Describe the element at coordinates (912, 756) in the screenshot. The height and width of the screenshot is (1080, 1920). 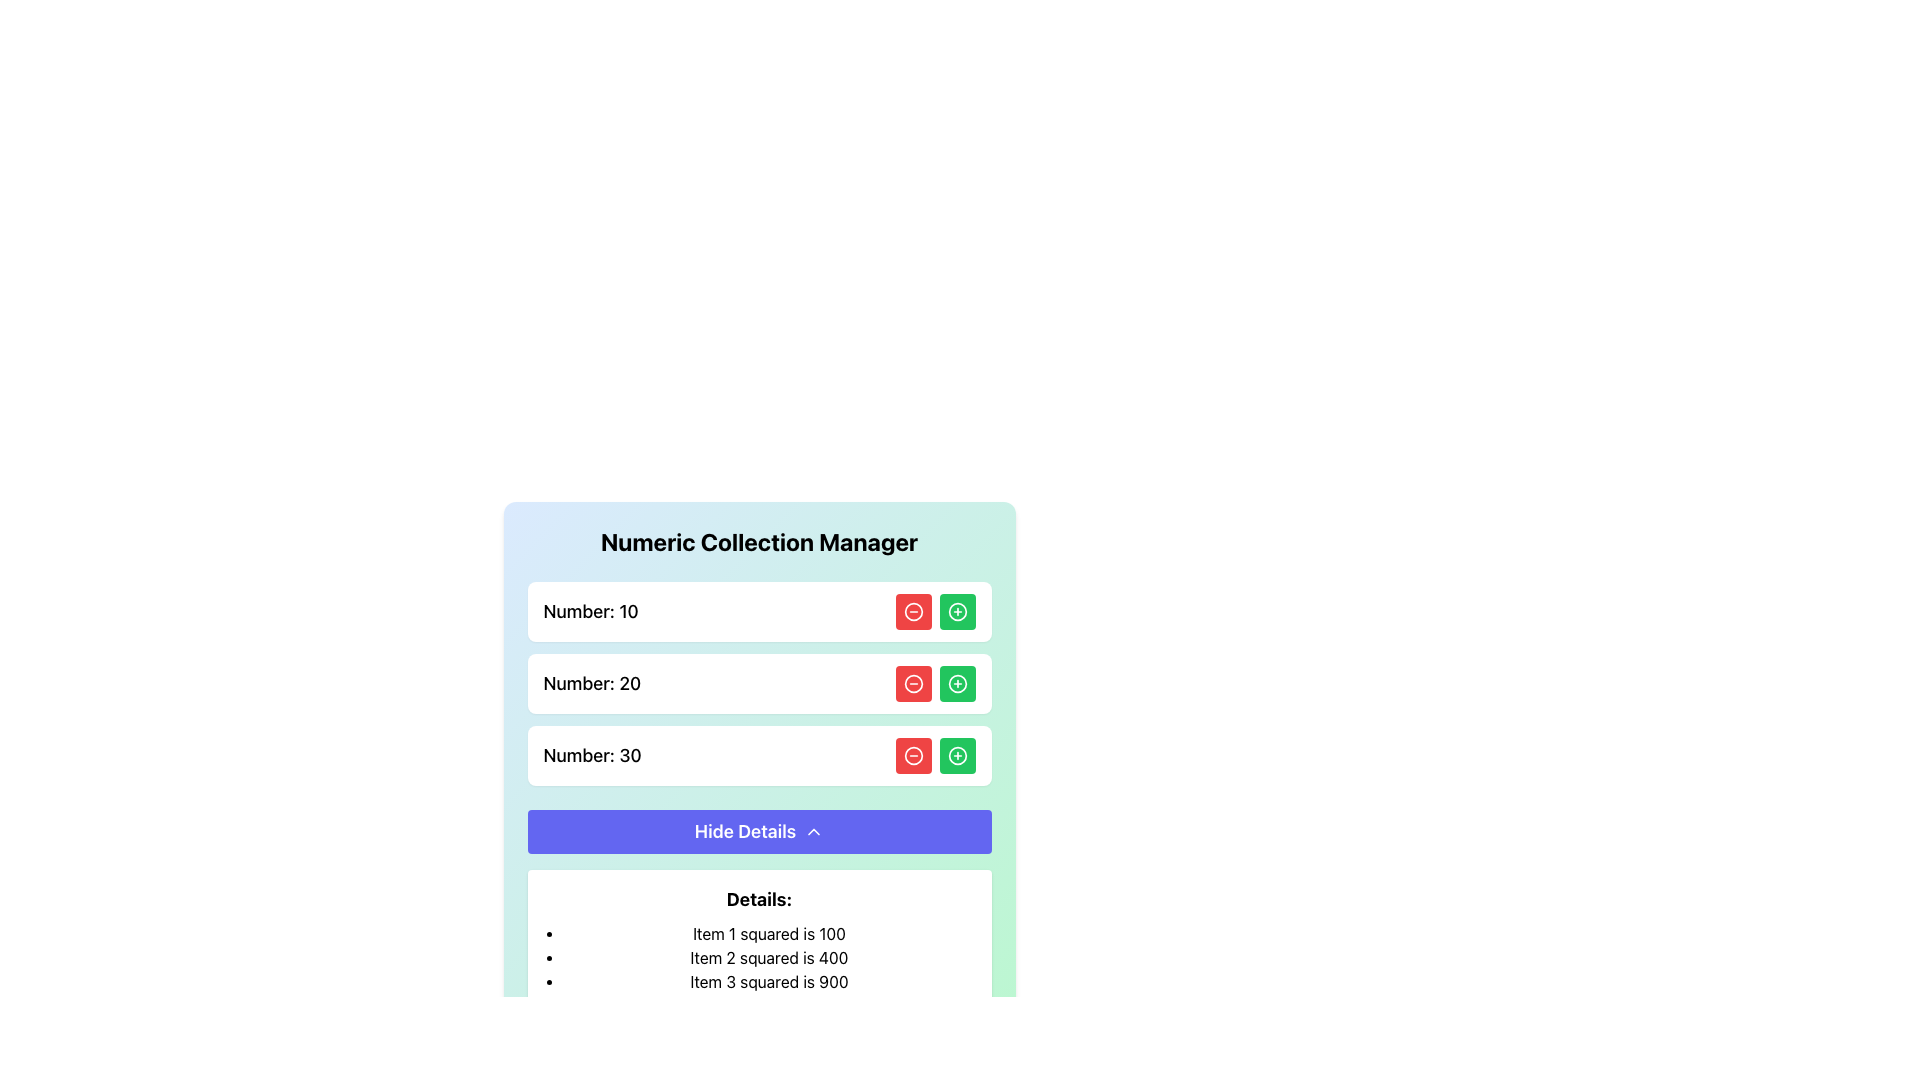
I see `the red circular button with a minus sign icon located on the right side of the row displaying 'Number: 30' to decrease the displayed number` at that location.